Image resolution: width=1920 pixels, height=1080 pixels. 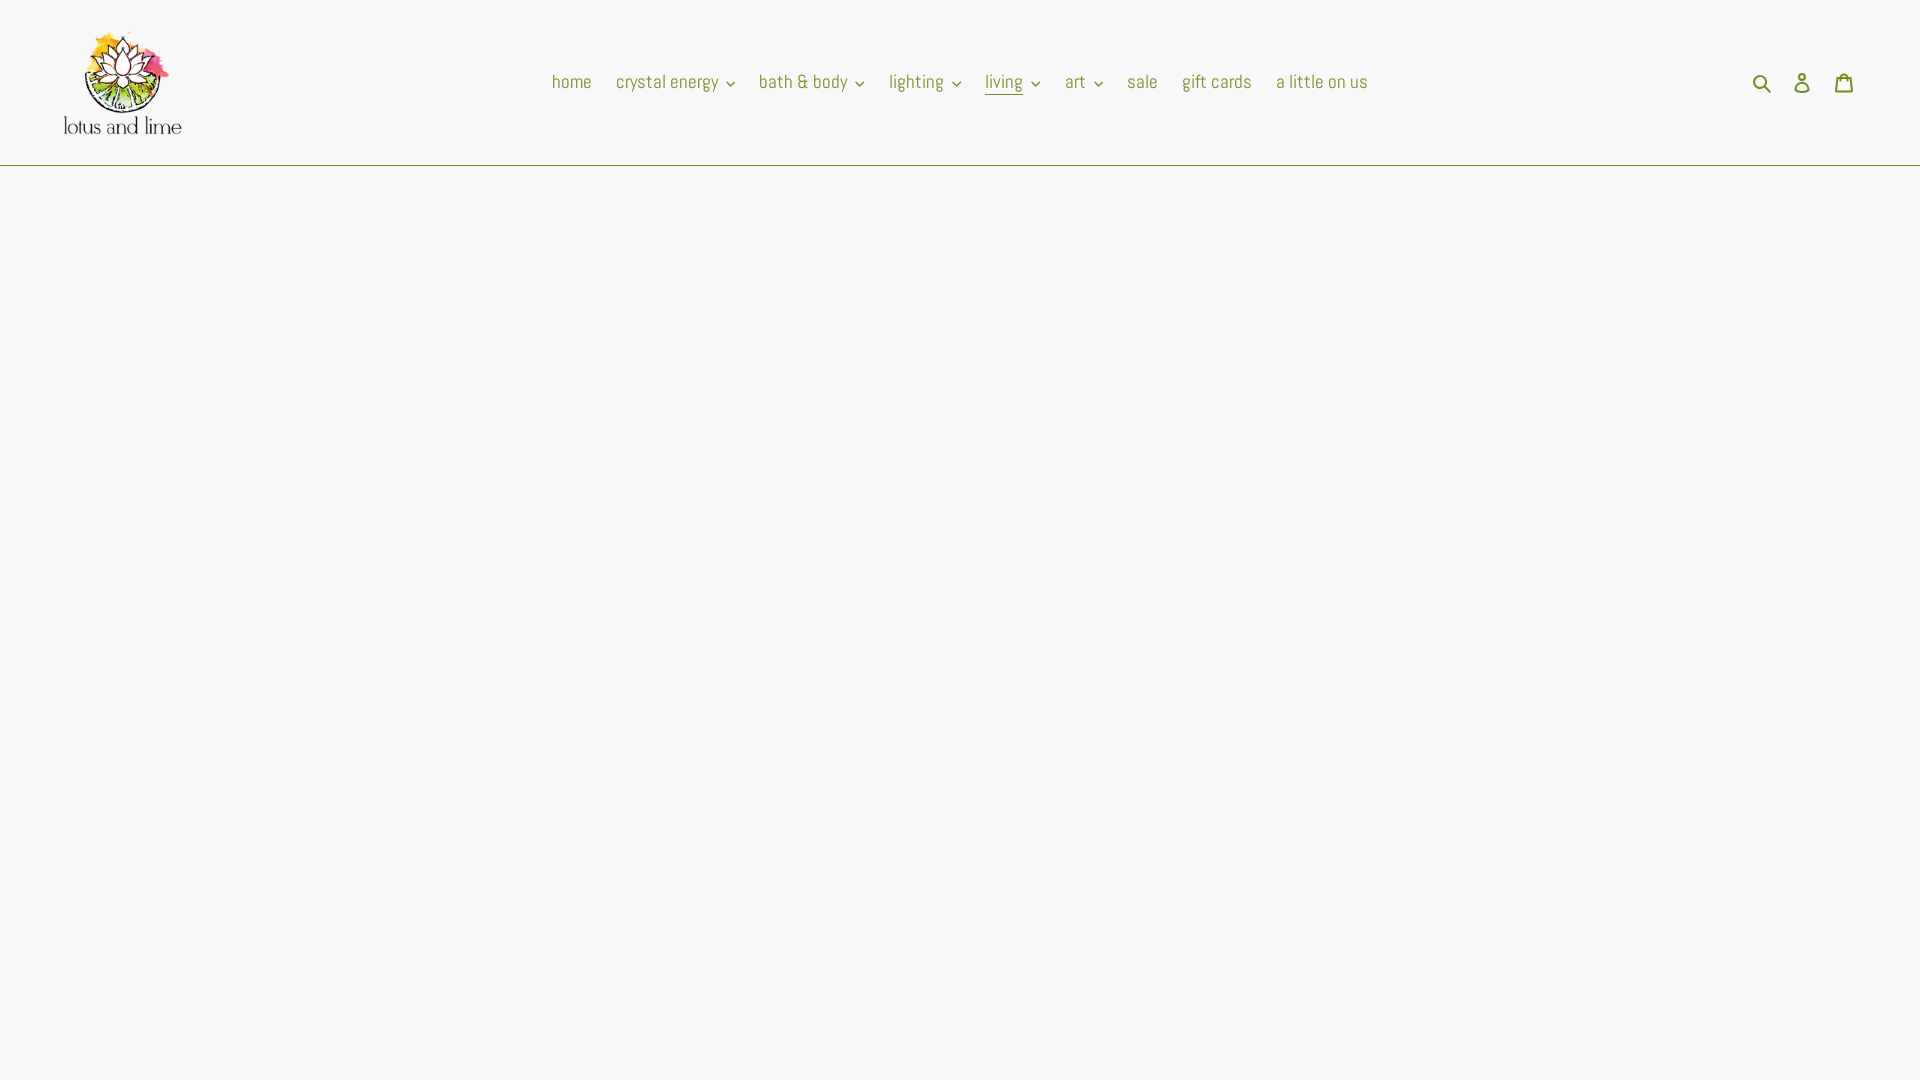 I want to click on 'Search', so click(x=1763, y=81).